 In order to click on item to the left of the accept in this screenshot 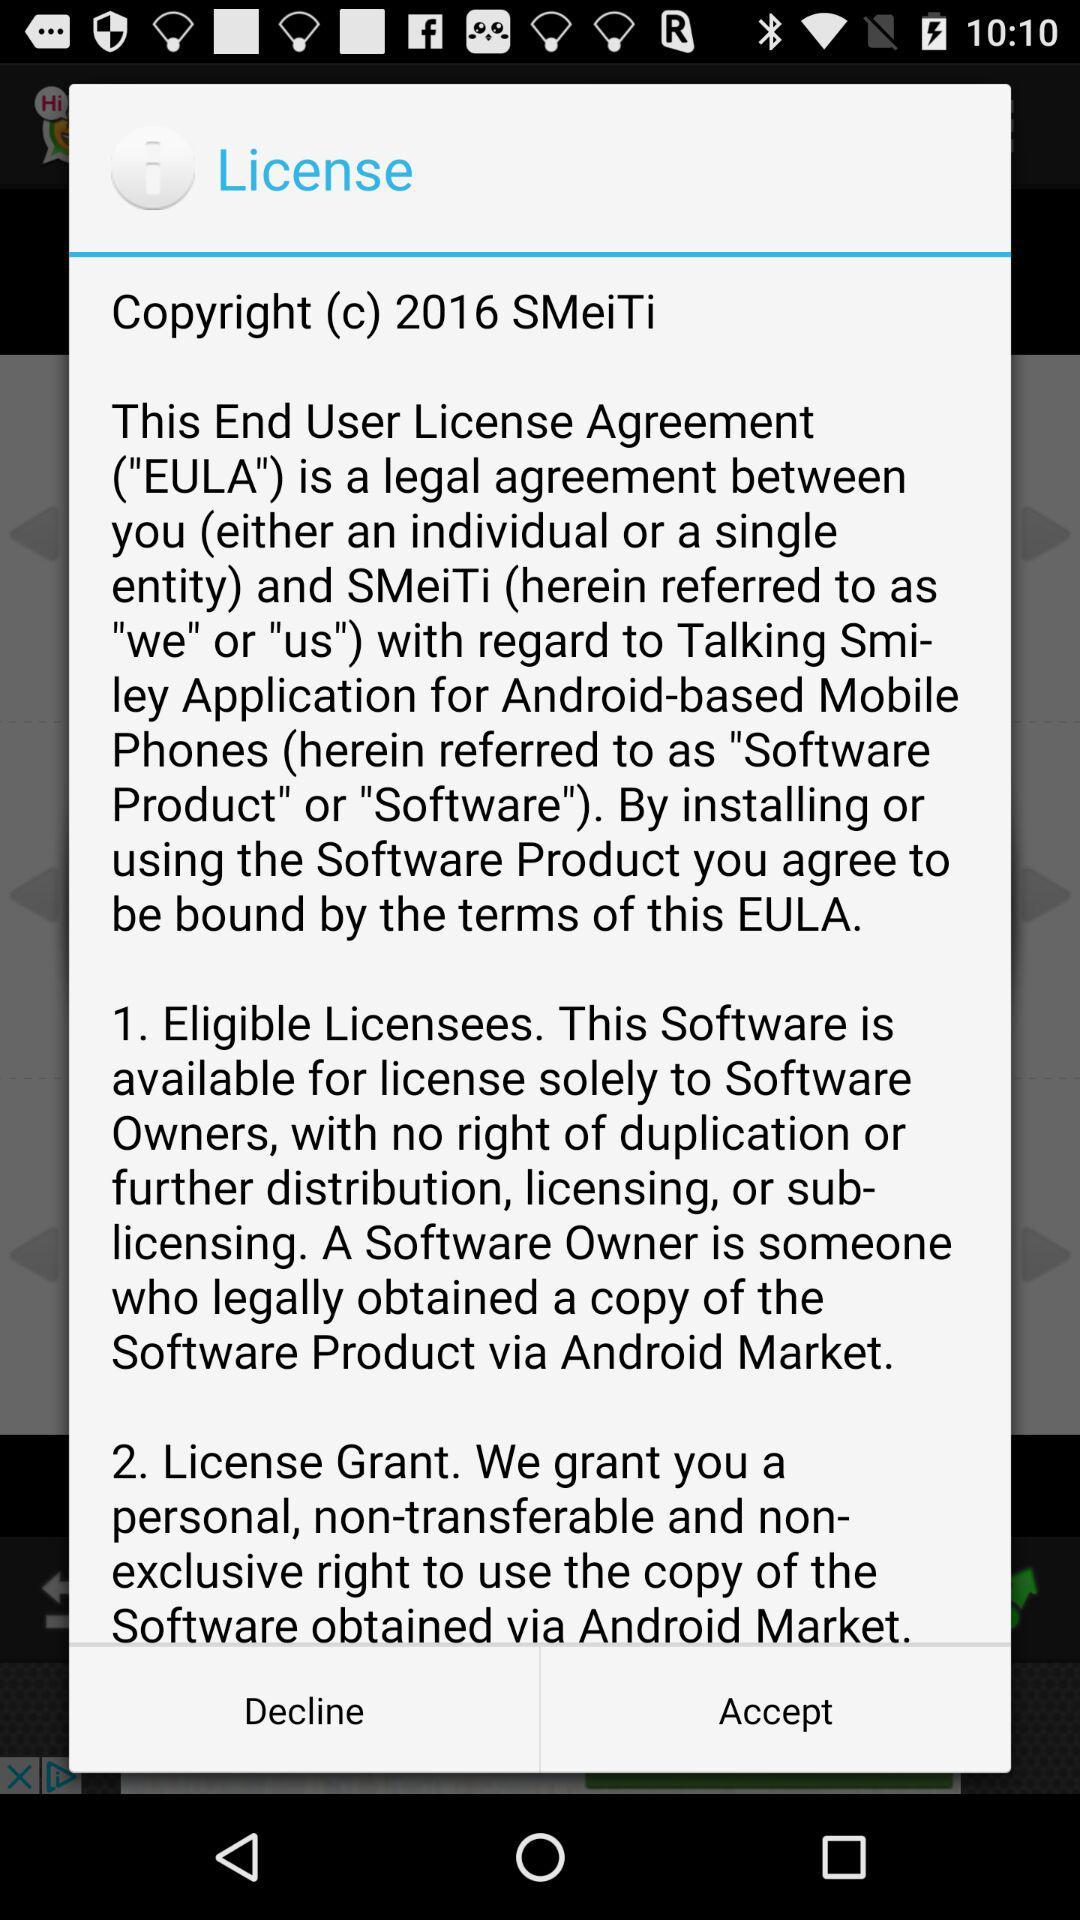, I will do `click(304, 1708)`.